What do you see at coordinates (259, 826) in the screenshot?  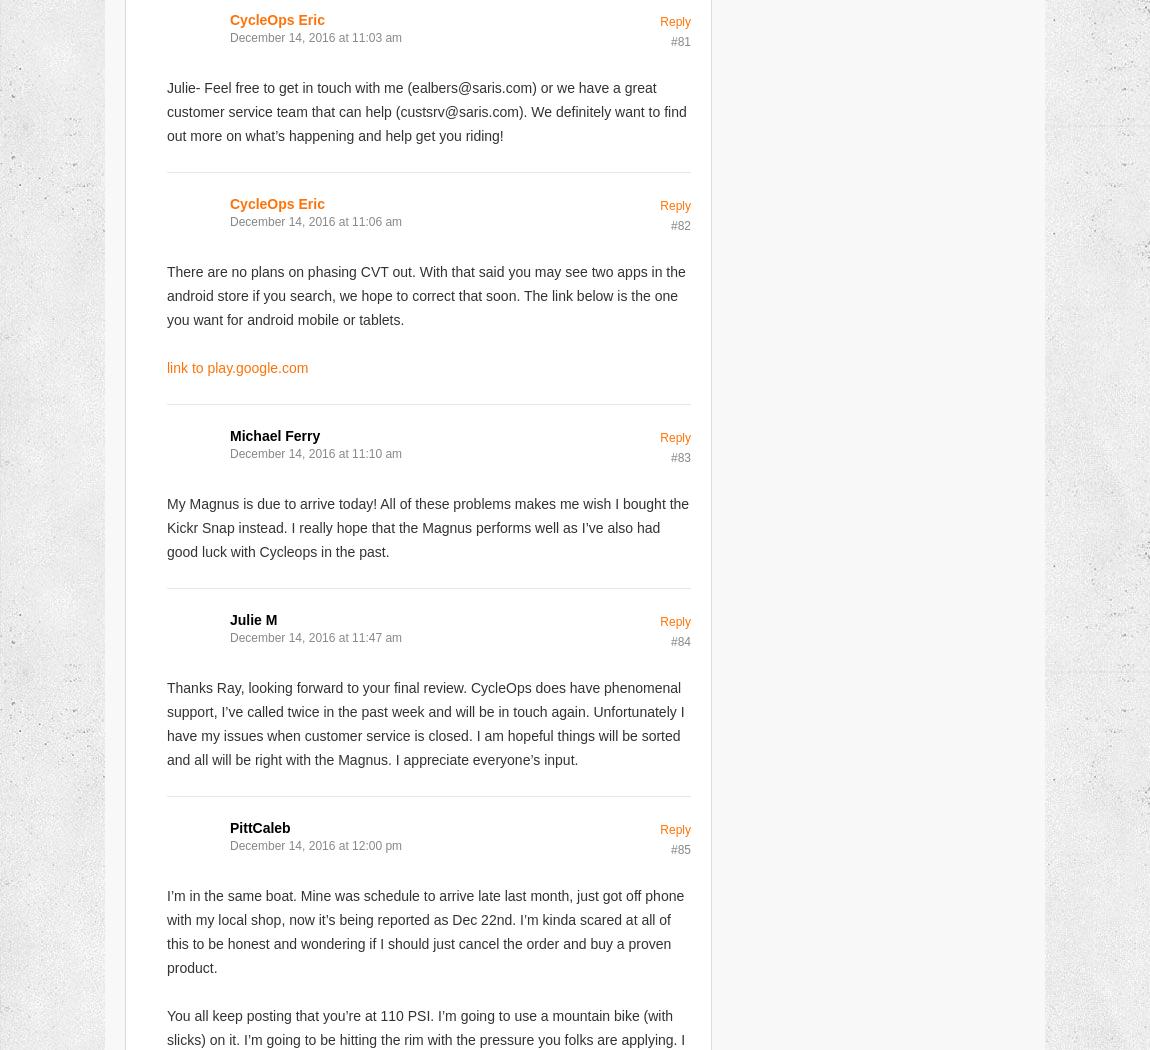 I see `'PittCaleb'` at bounding box center [259, 826].